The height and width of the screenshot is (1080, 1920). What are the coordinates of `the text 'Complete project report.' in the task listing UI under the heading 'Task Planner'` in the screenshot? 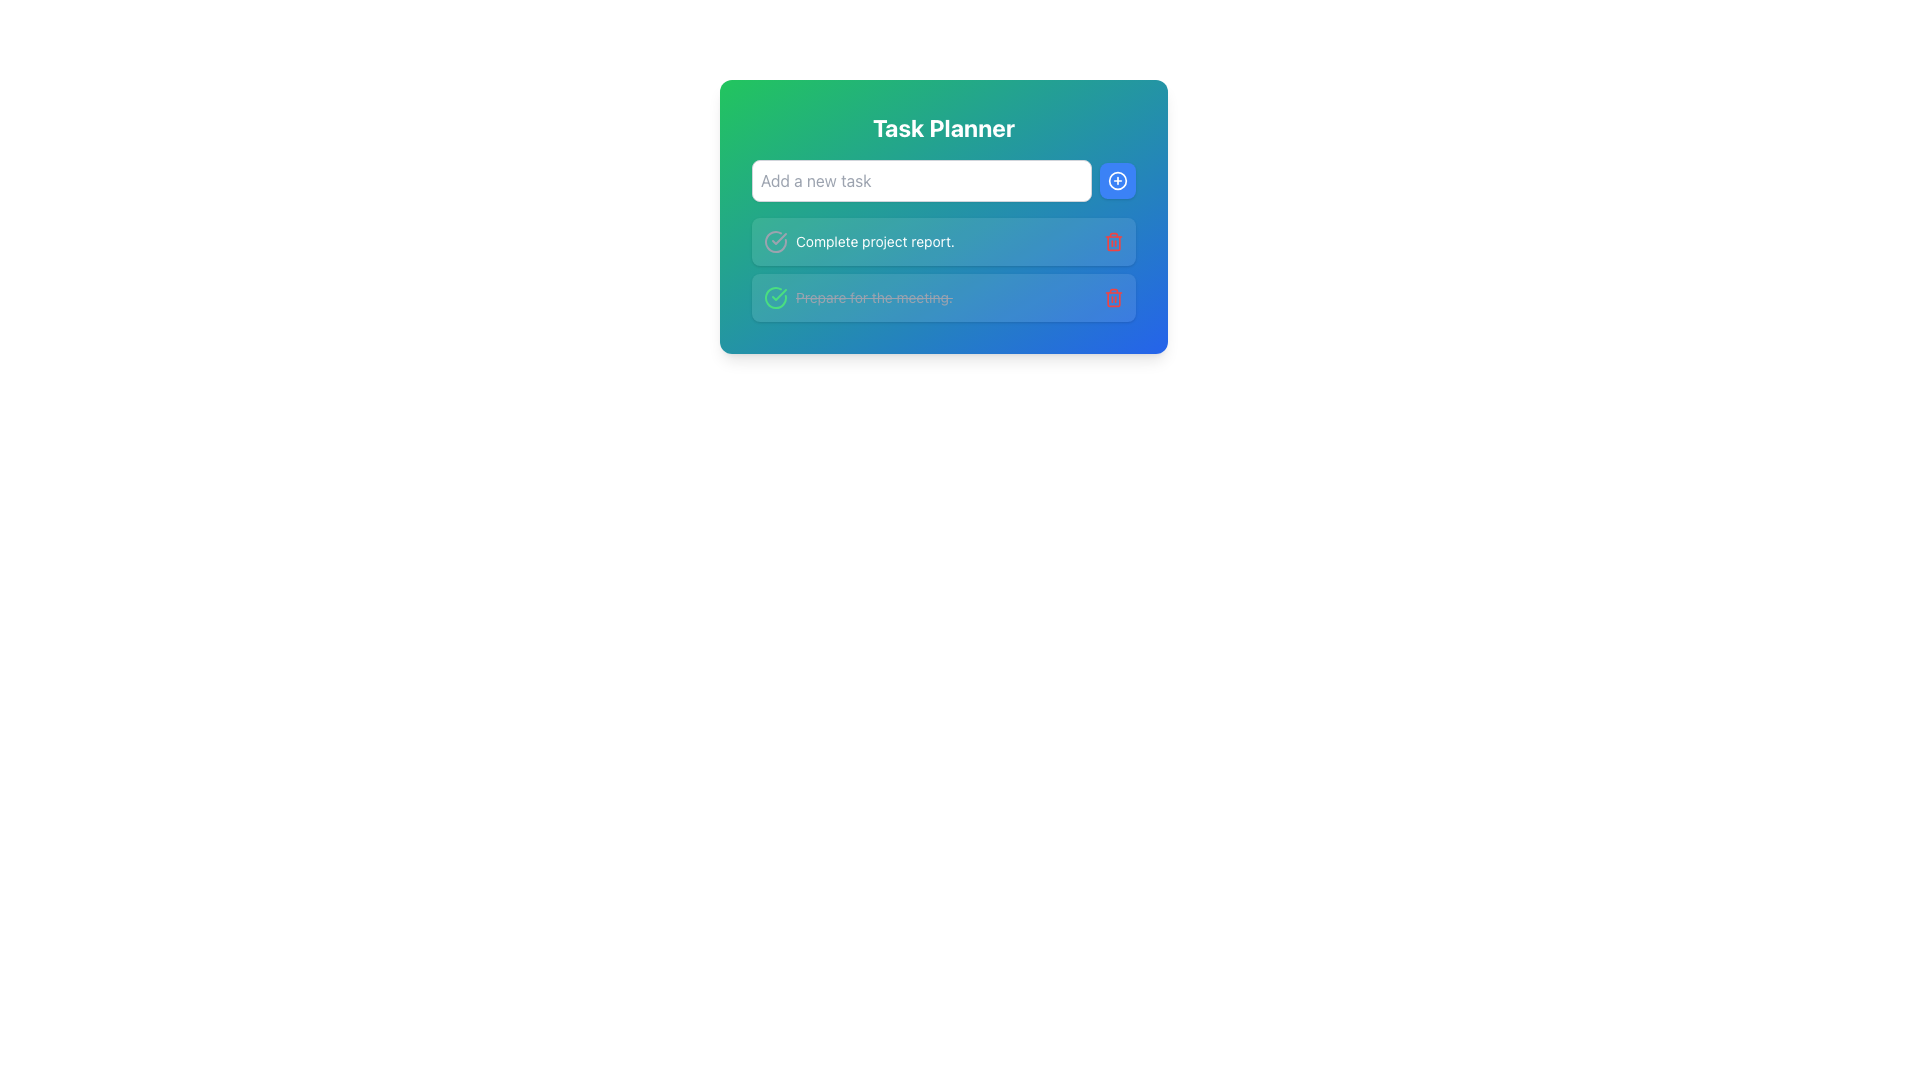 It's located at (859, 241).